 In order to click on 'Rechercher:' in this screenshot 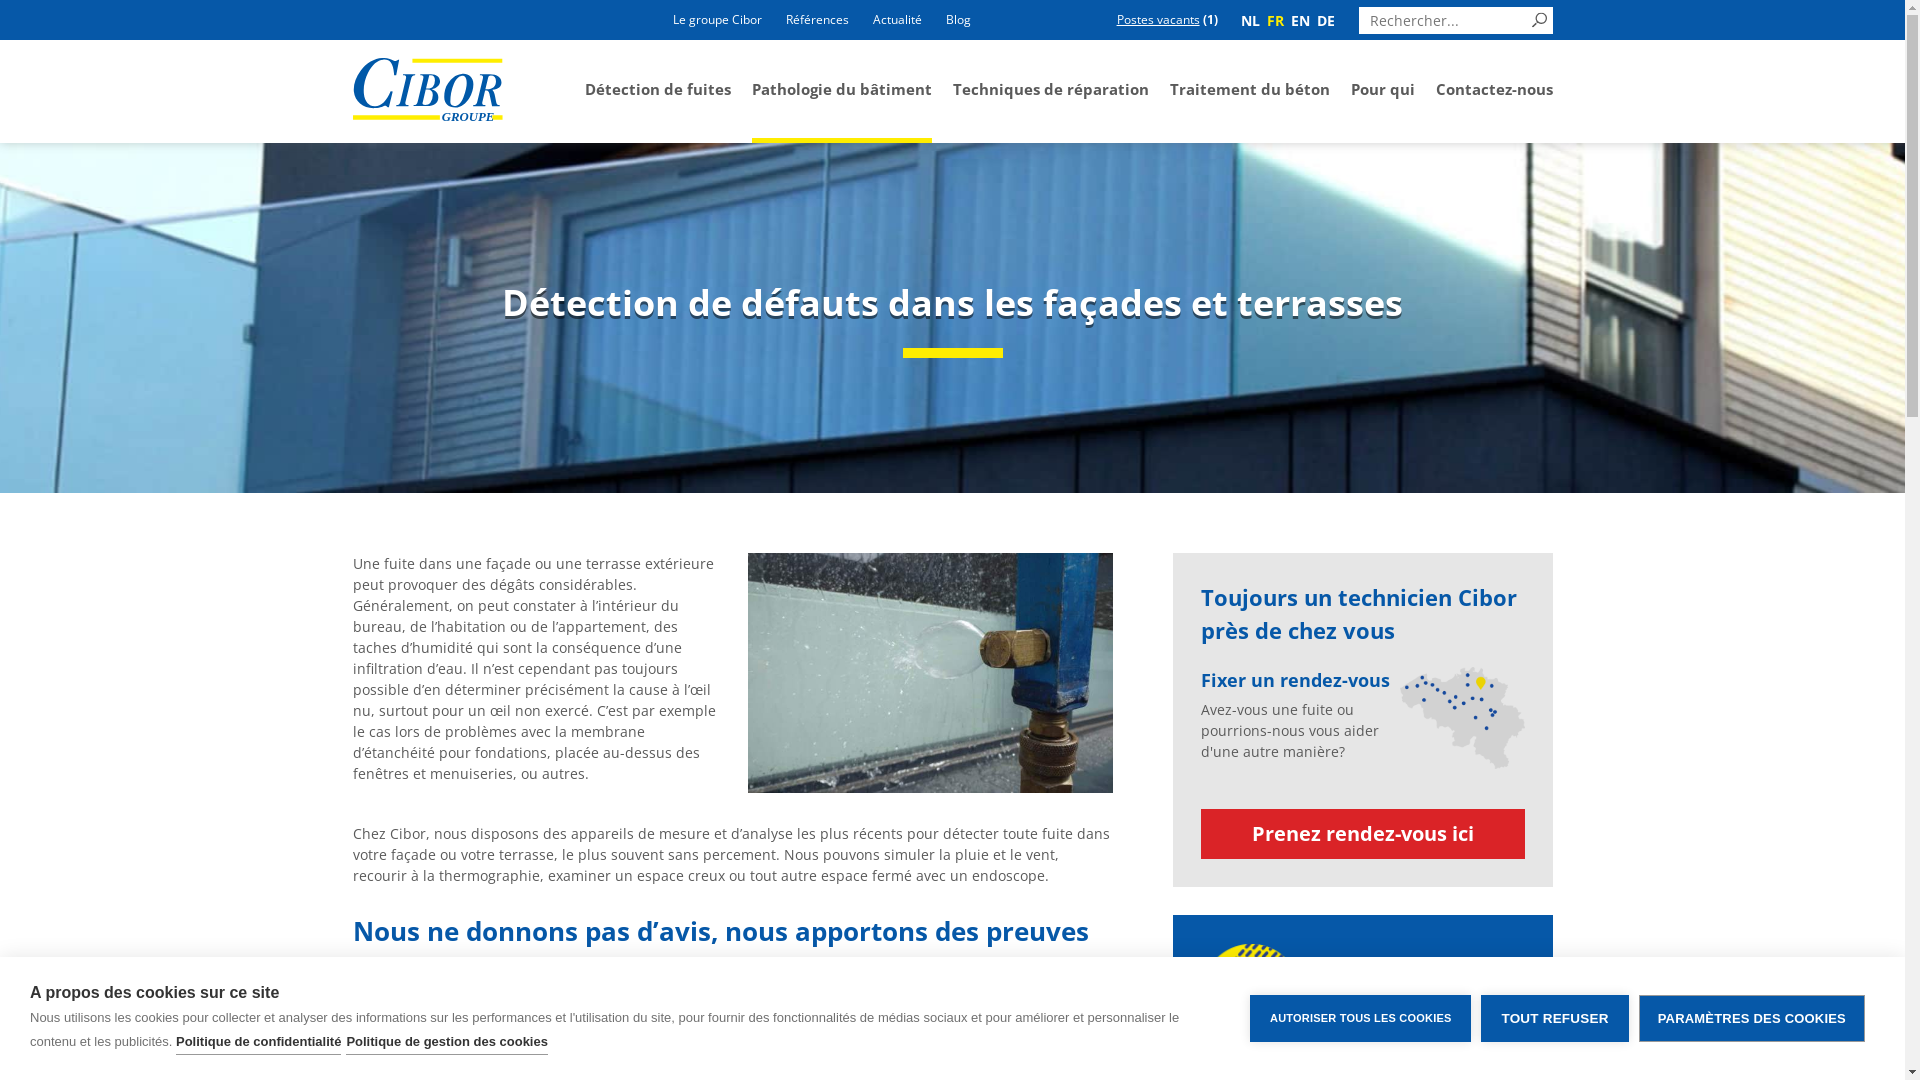, I will do `click(1454, 19)`.